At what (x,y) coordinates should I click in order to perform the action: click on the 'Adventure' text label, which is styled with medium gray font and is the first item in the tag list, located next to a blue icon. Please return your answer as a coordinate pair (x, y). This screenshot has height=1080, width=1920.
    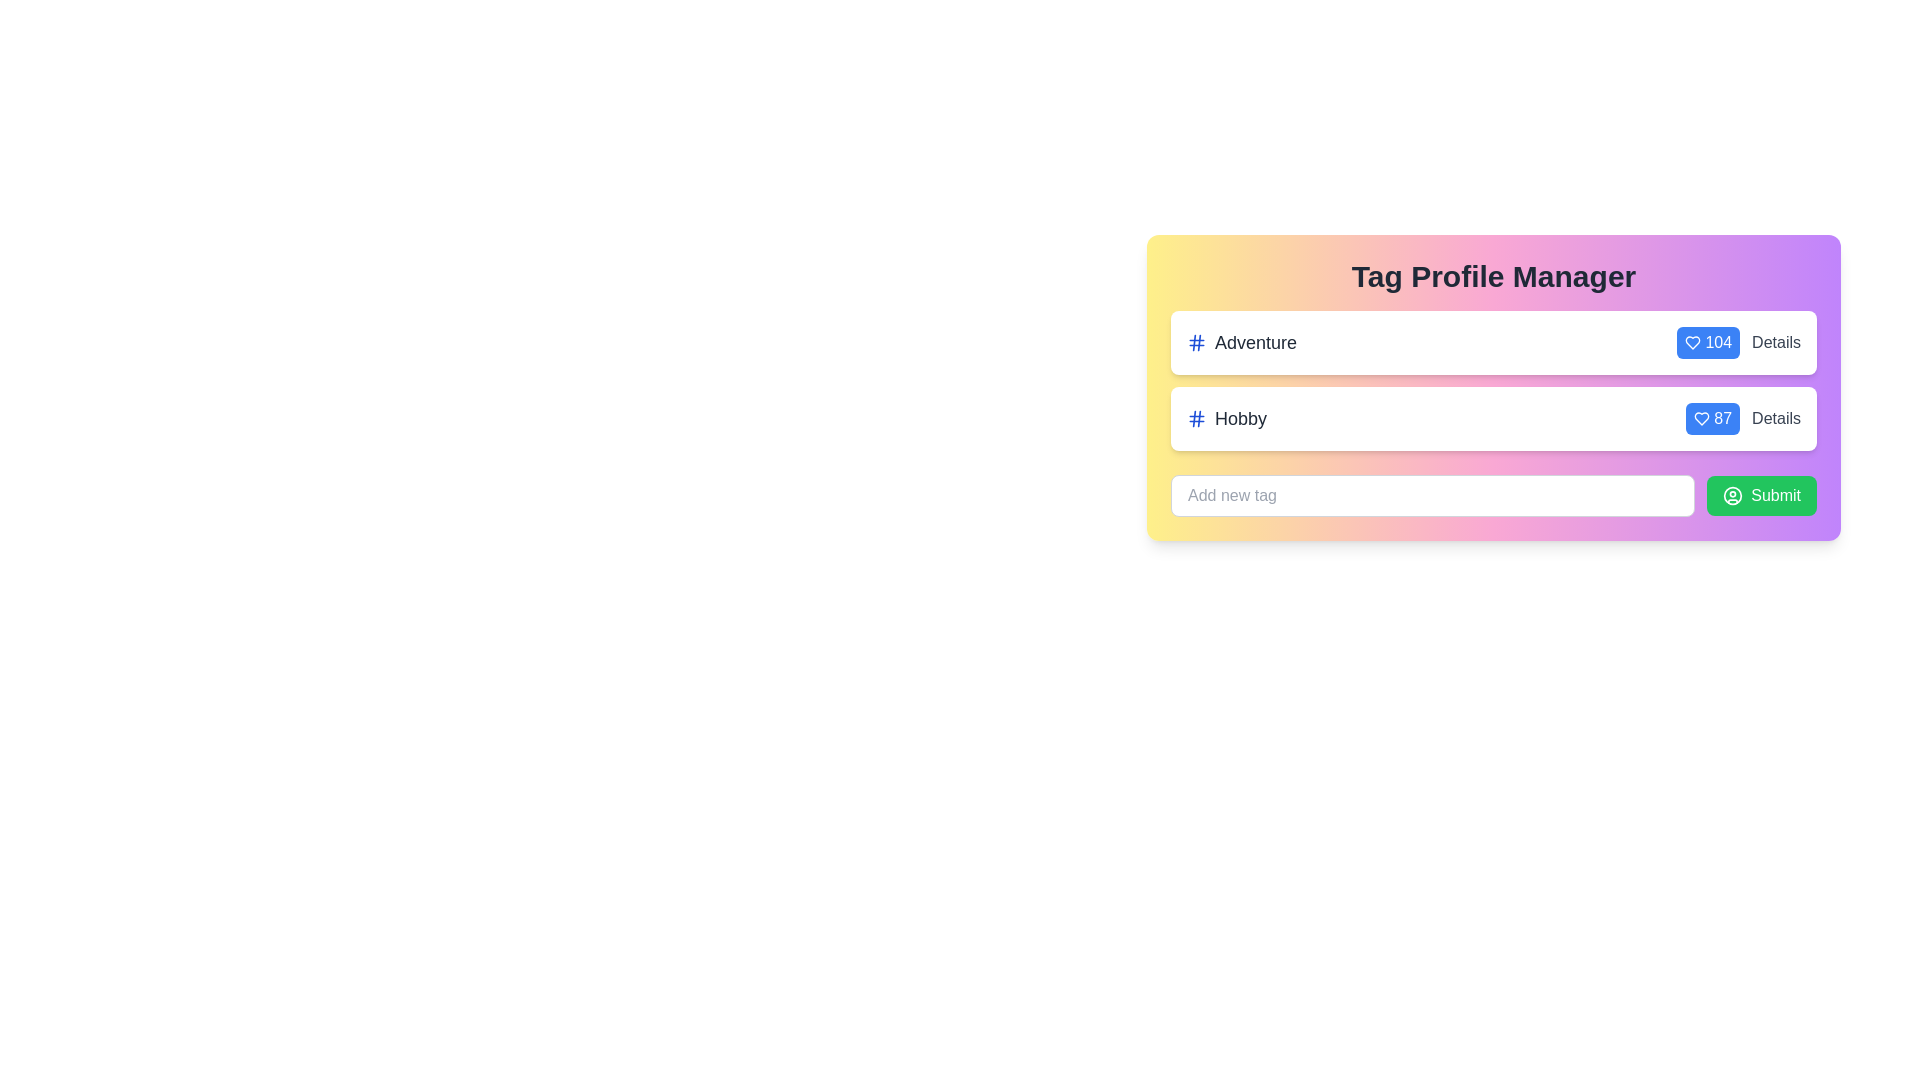
    Looking at the image, I should click on (1255, 342).